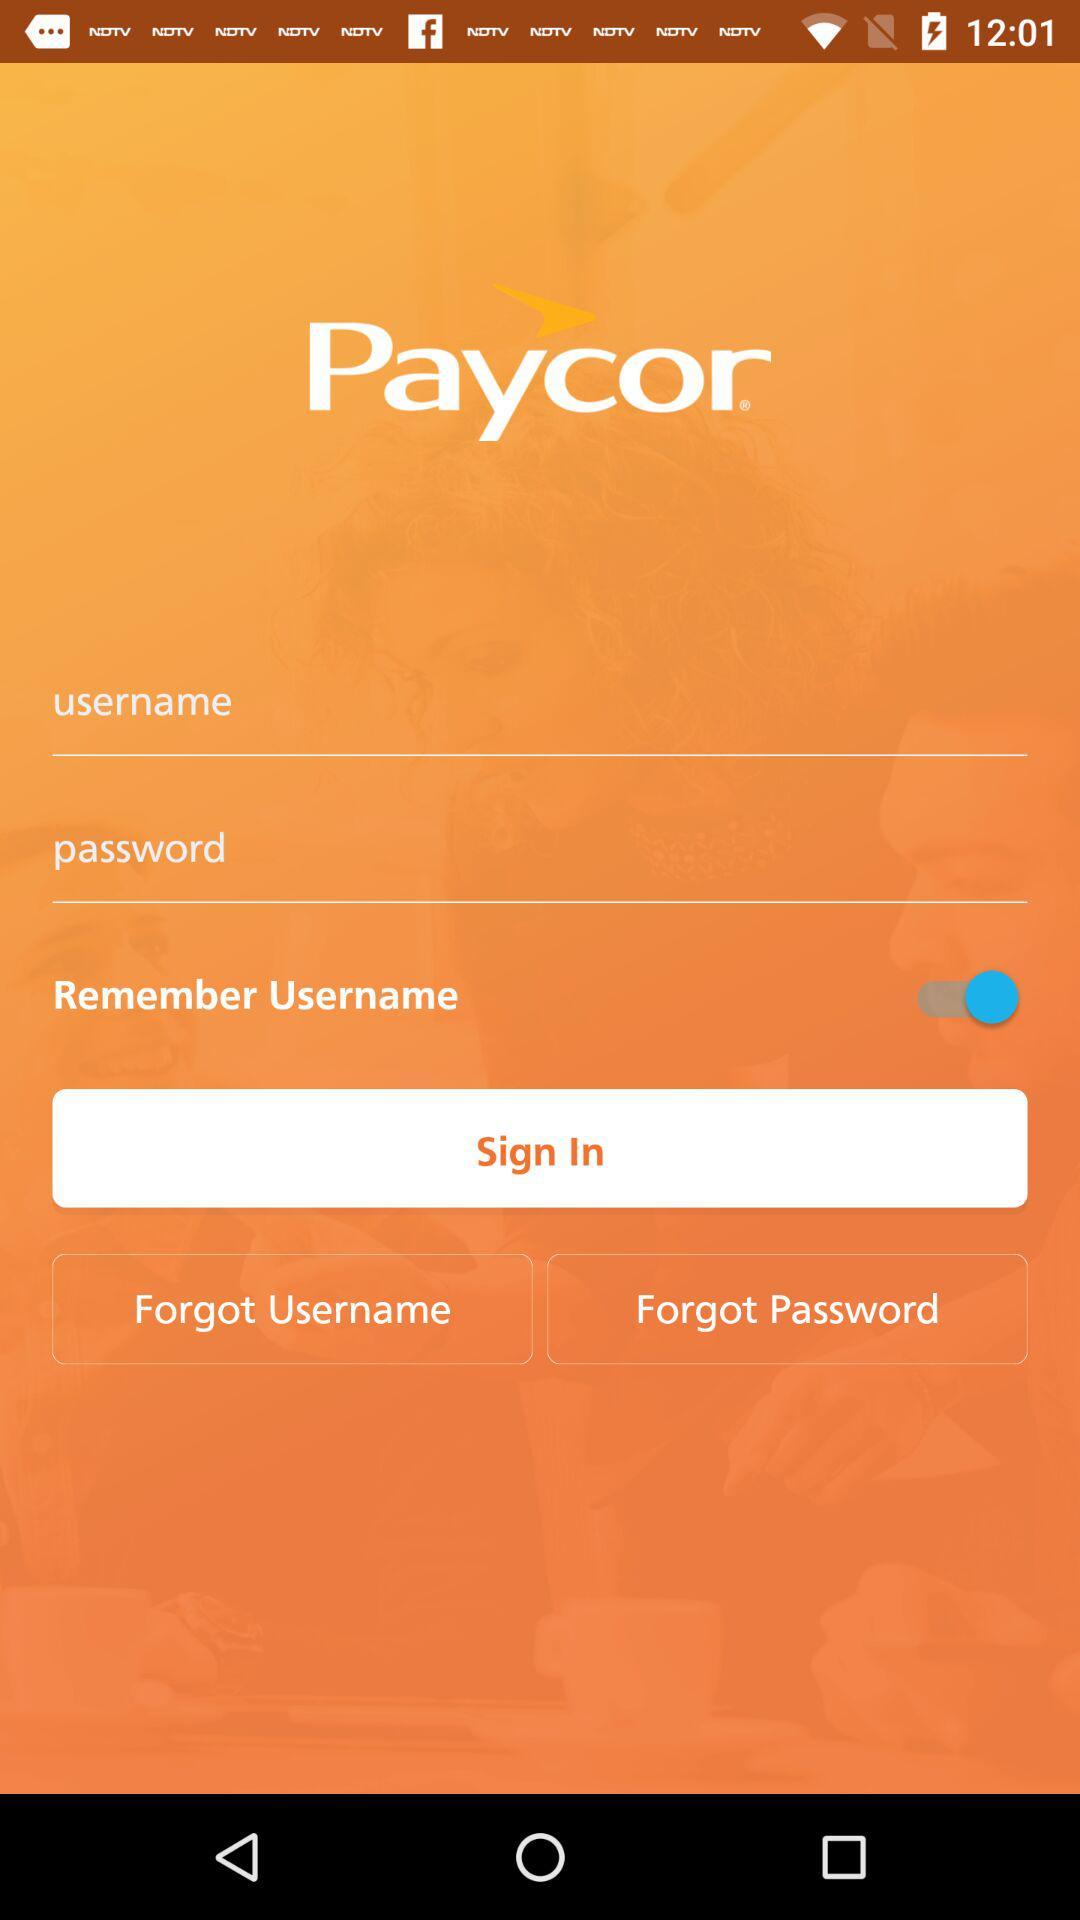 The image size is (1080, 1920). I want to click on the icon above the forgot username item, so click(540, 1152).